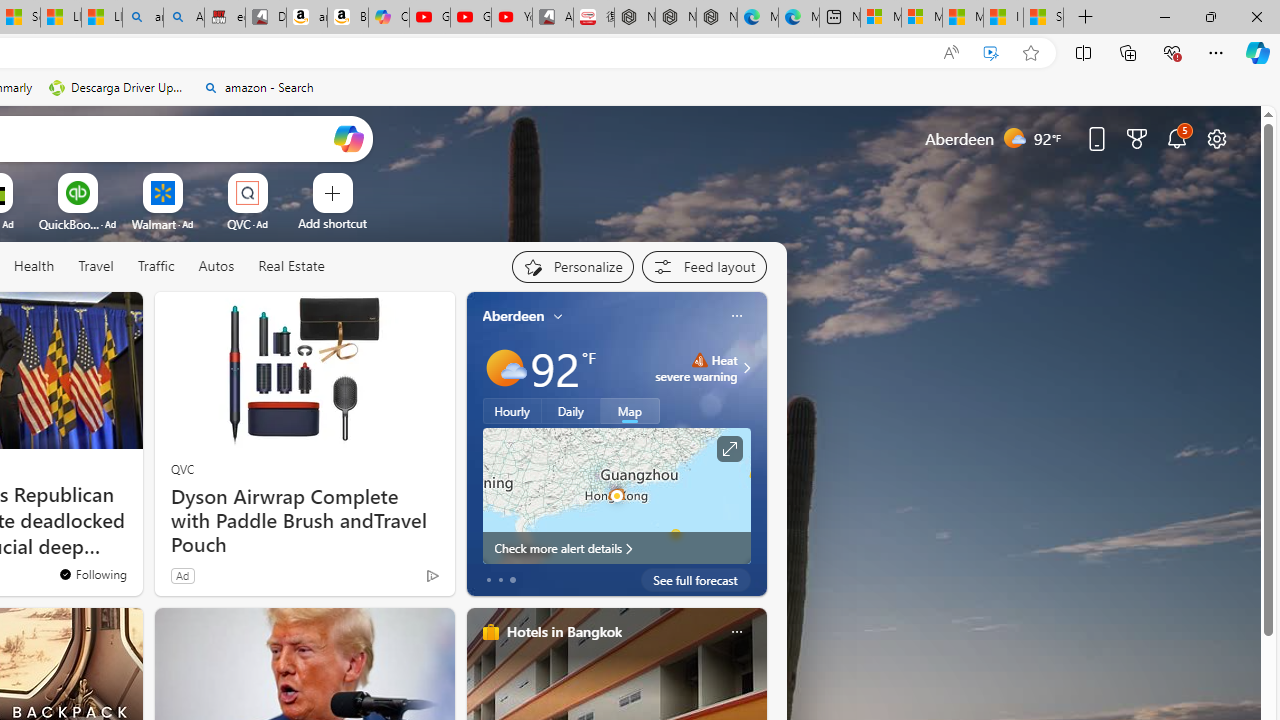 The image size is (1280, 720). Describe the element at coordinates (117, 87) in the screenshot. I see `'Descarga Driver Updater'` at that location.